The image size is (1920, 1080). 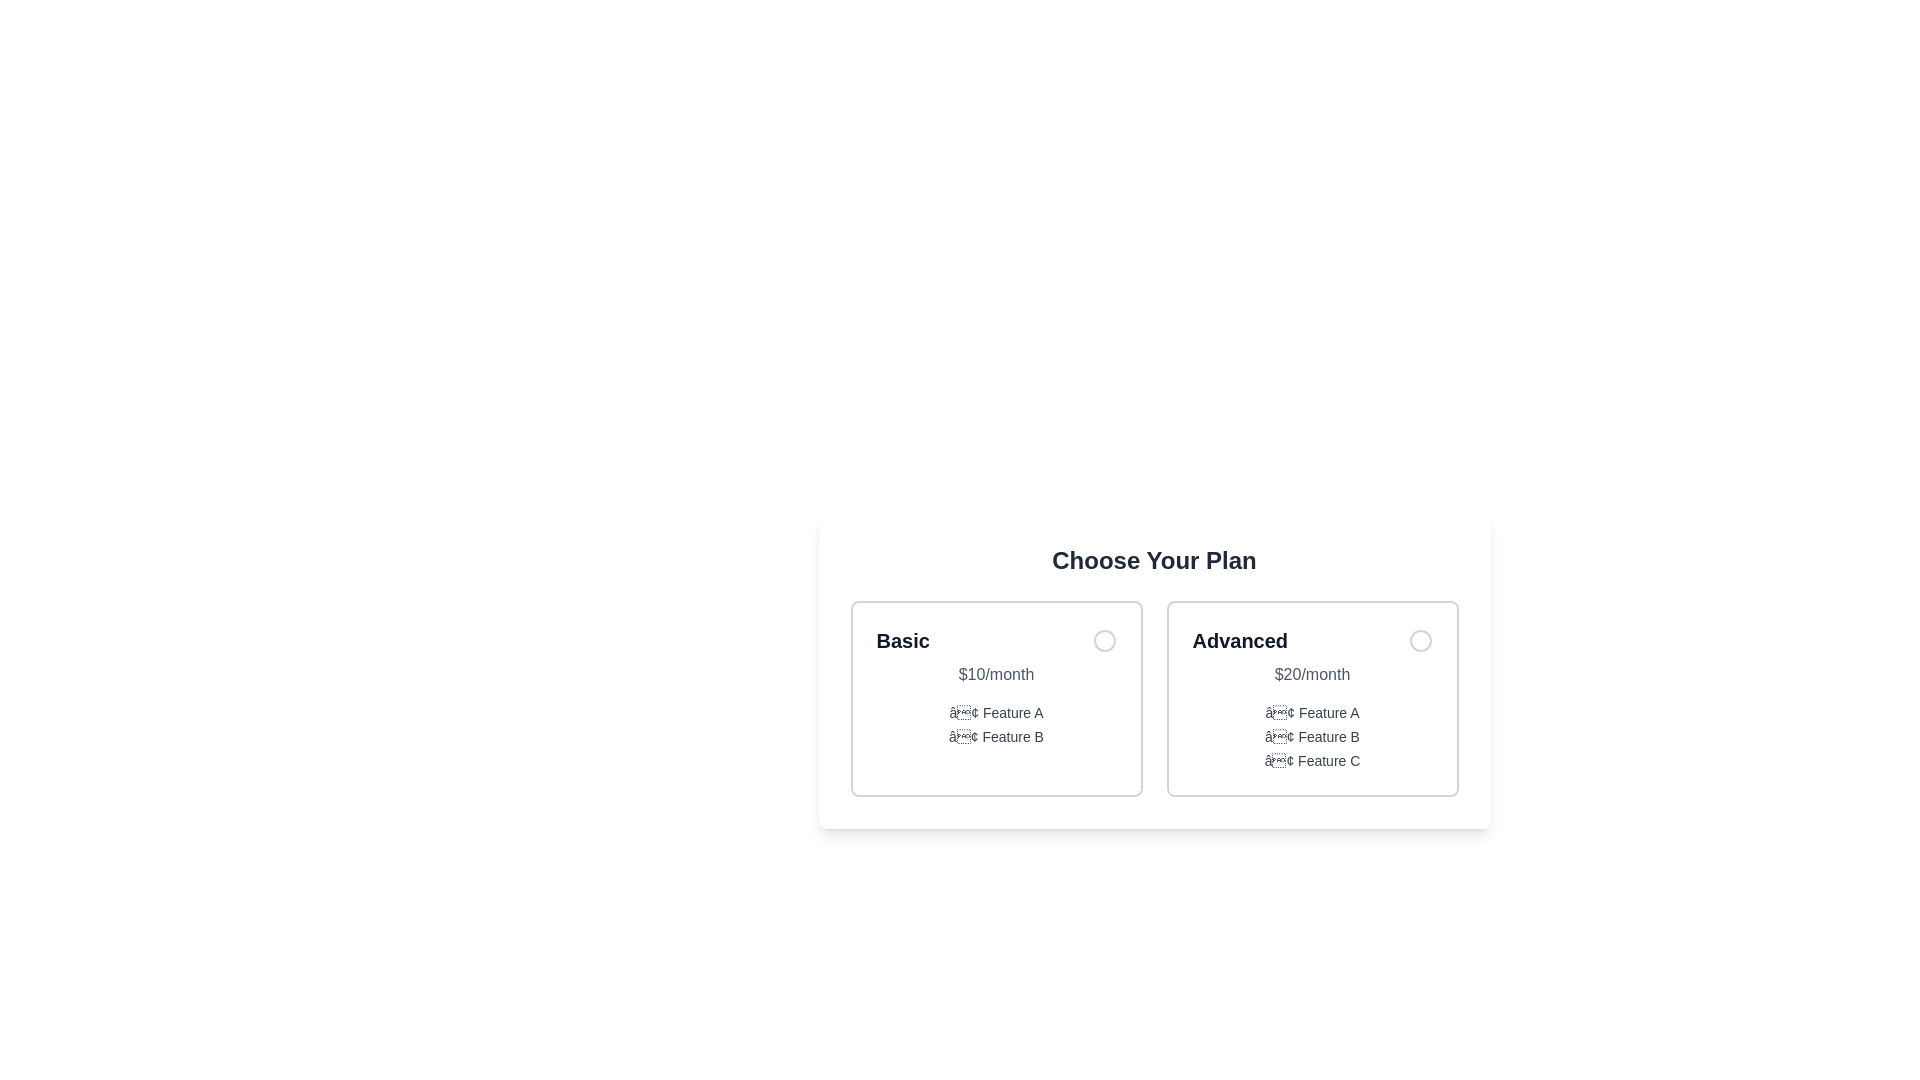 What do you see at coordinates (1154, 560) in the screenshot?
I see `the text element displaying 'Choose Your Plan', which is centered at the top of the section providing options for plans` at bounding box center [1154, 560].